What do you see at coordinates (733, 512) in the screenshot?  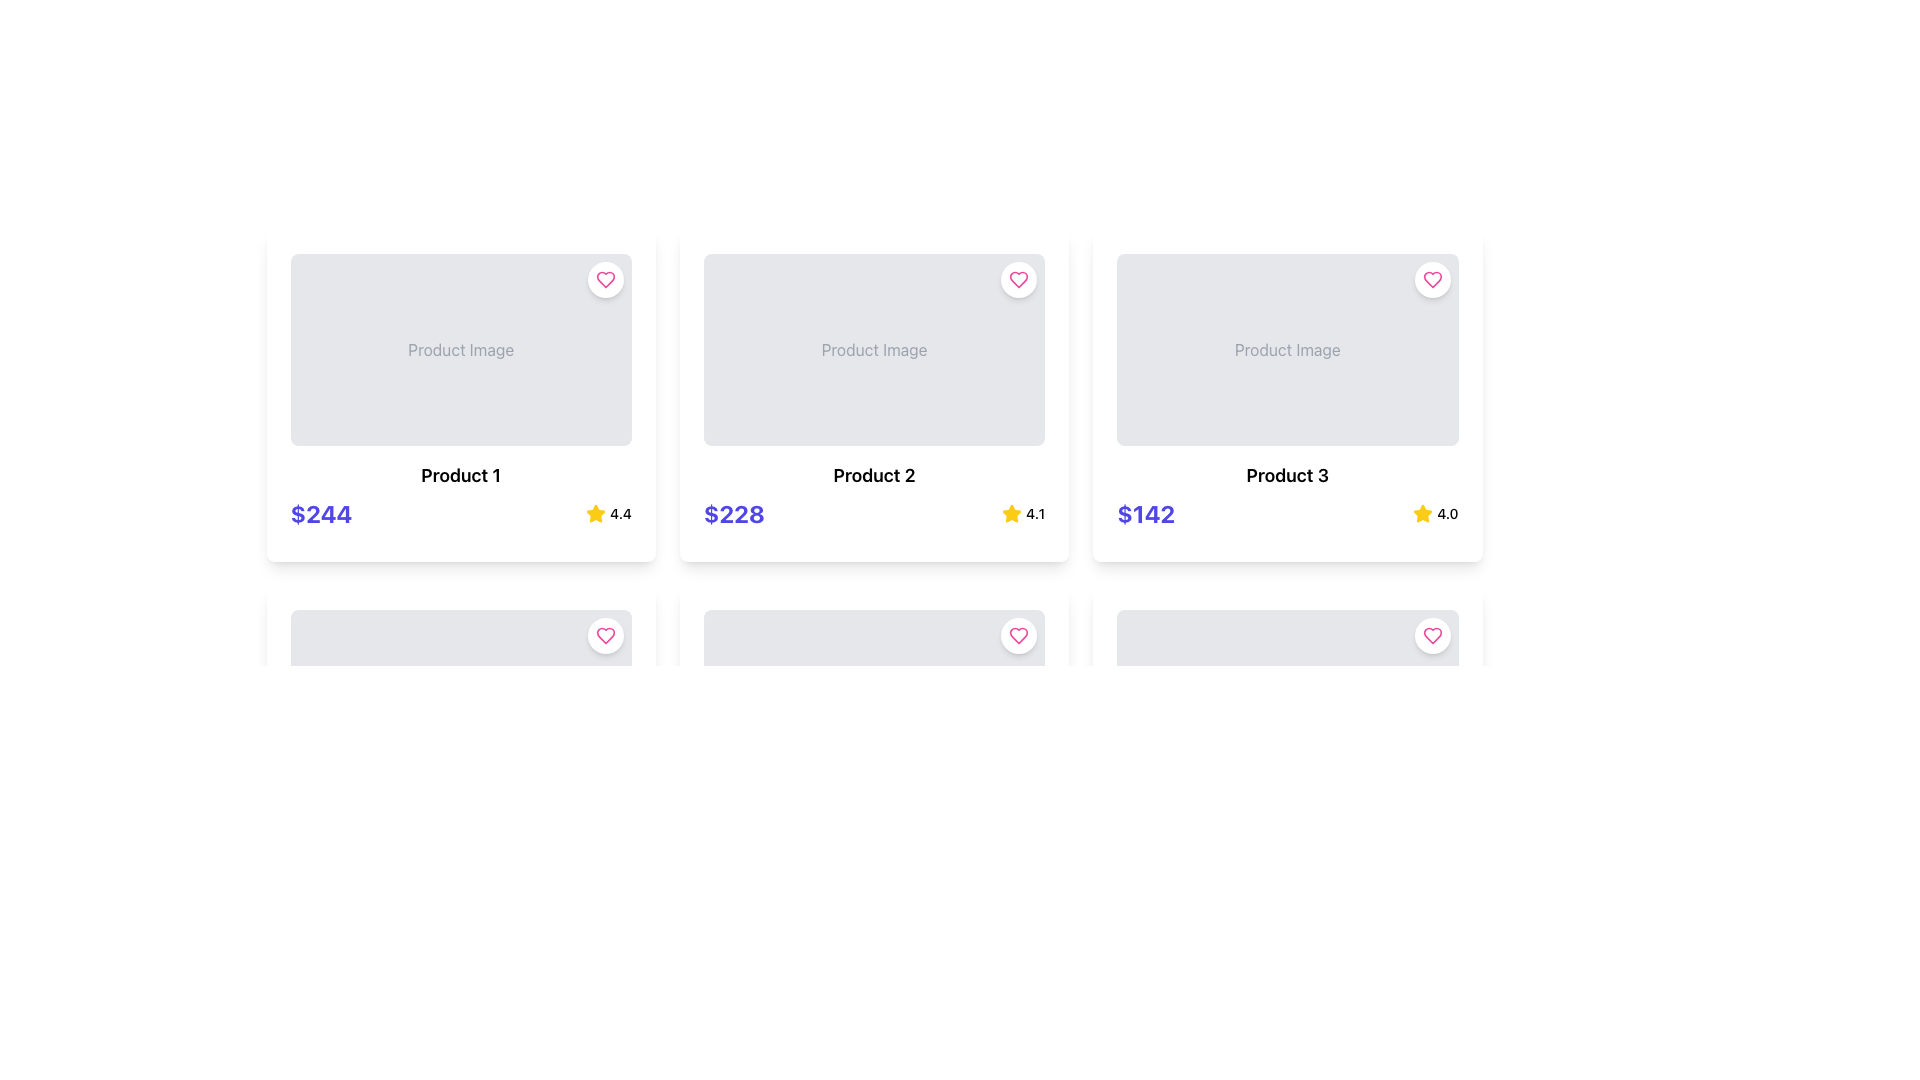 I see `text content of the label displaying the price for 'Product 2', which is located in the lower-left quadrant of the card, directly below the product image and title` at bounding box center [733, 512].